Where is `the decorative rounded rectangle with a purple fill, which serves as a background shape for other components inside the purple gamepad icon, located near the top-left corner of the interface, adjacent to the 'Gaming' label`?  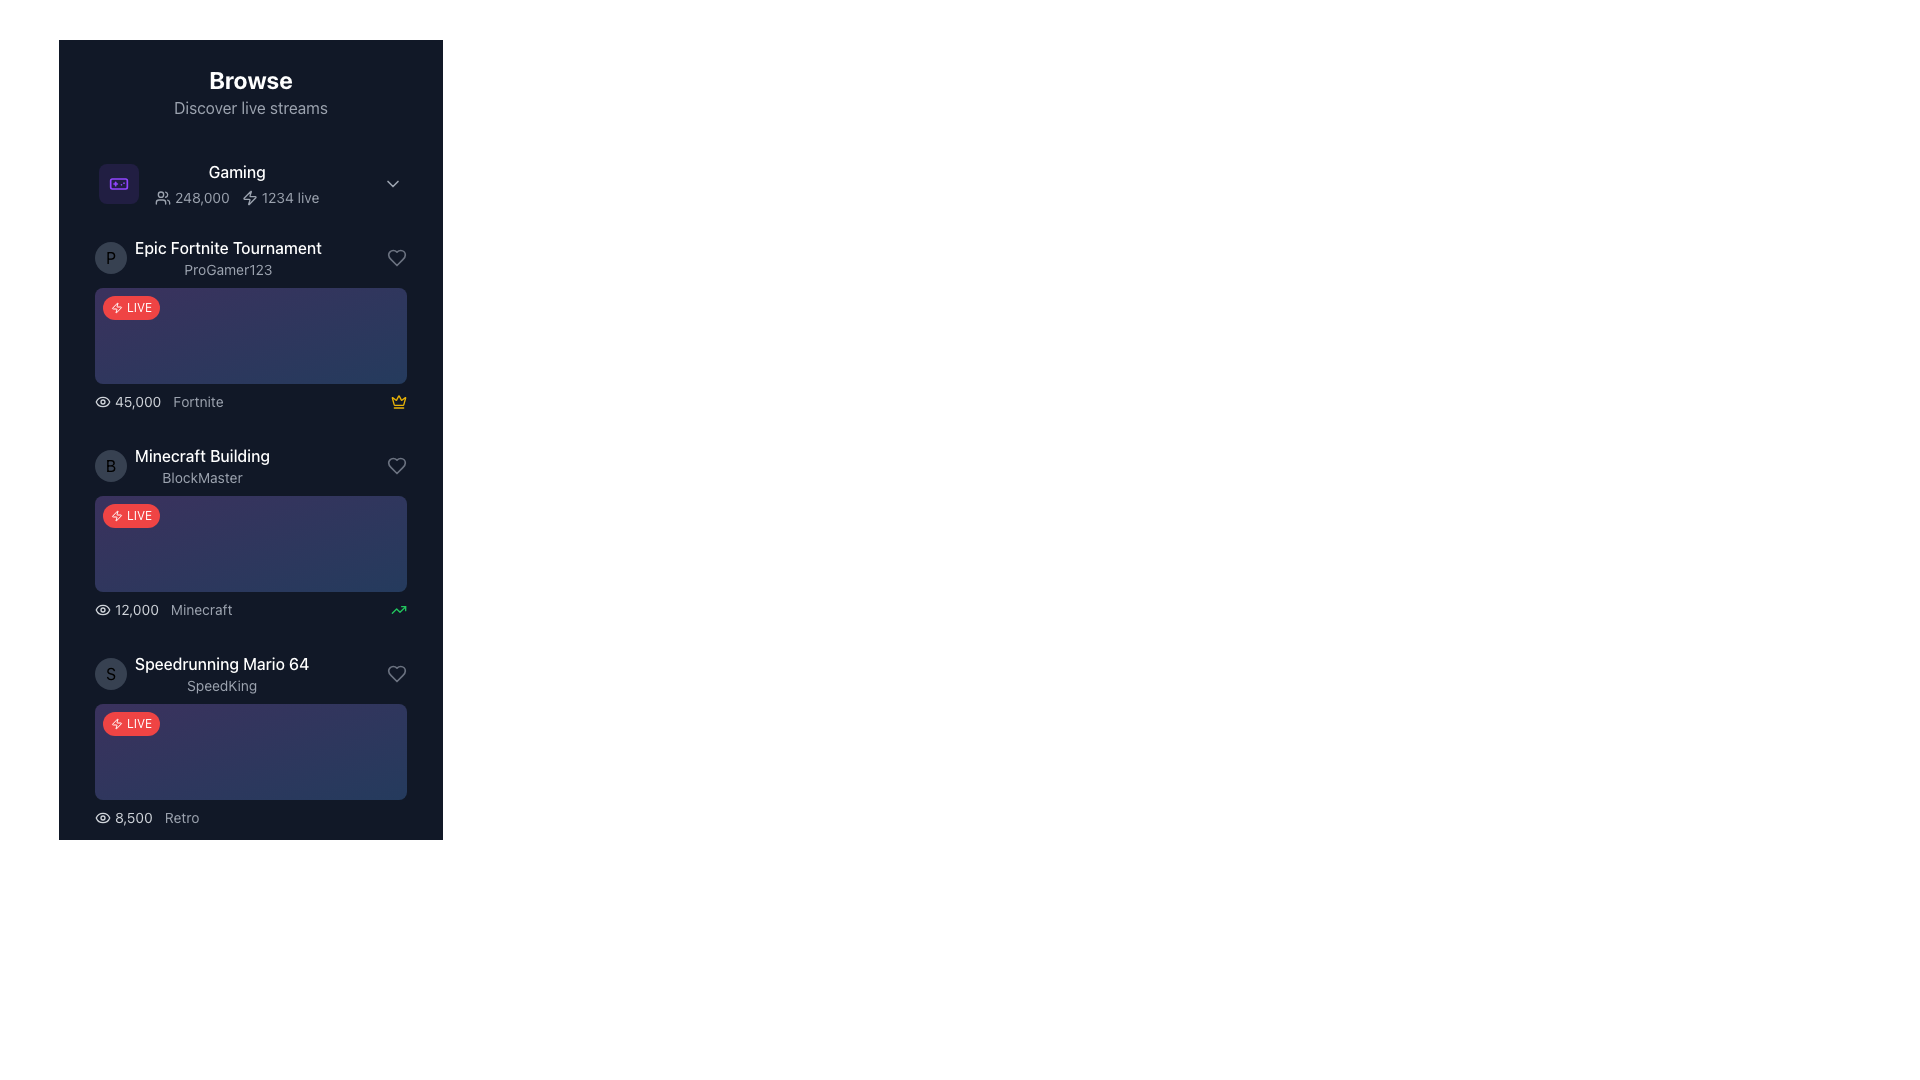 the decorative rounded rectangle with a purple fill, which serves as a background shape for other components inside the purple gamepad icon, located near the top-left corner of the interface, adjacent to the 'Gaming' label is located at coordinates (118, 184).